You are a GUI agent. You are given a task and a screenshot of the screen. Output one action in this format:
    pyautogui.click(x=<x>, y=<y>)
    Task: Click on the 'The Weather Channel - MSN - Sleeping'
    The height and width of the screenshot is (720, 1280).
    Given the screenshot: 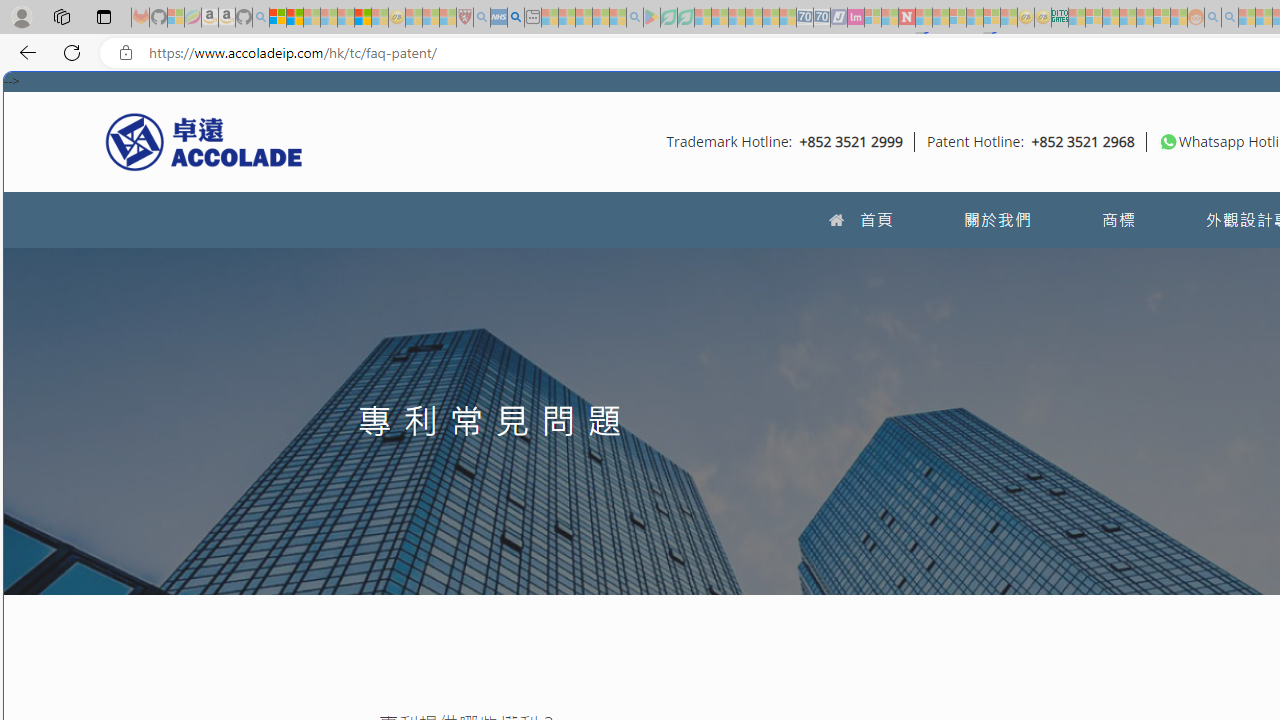 What is the action you would take?
    pyautogui.click(x=310, y=17)
    